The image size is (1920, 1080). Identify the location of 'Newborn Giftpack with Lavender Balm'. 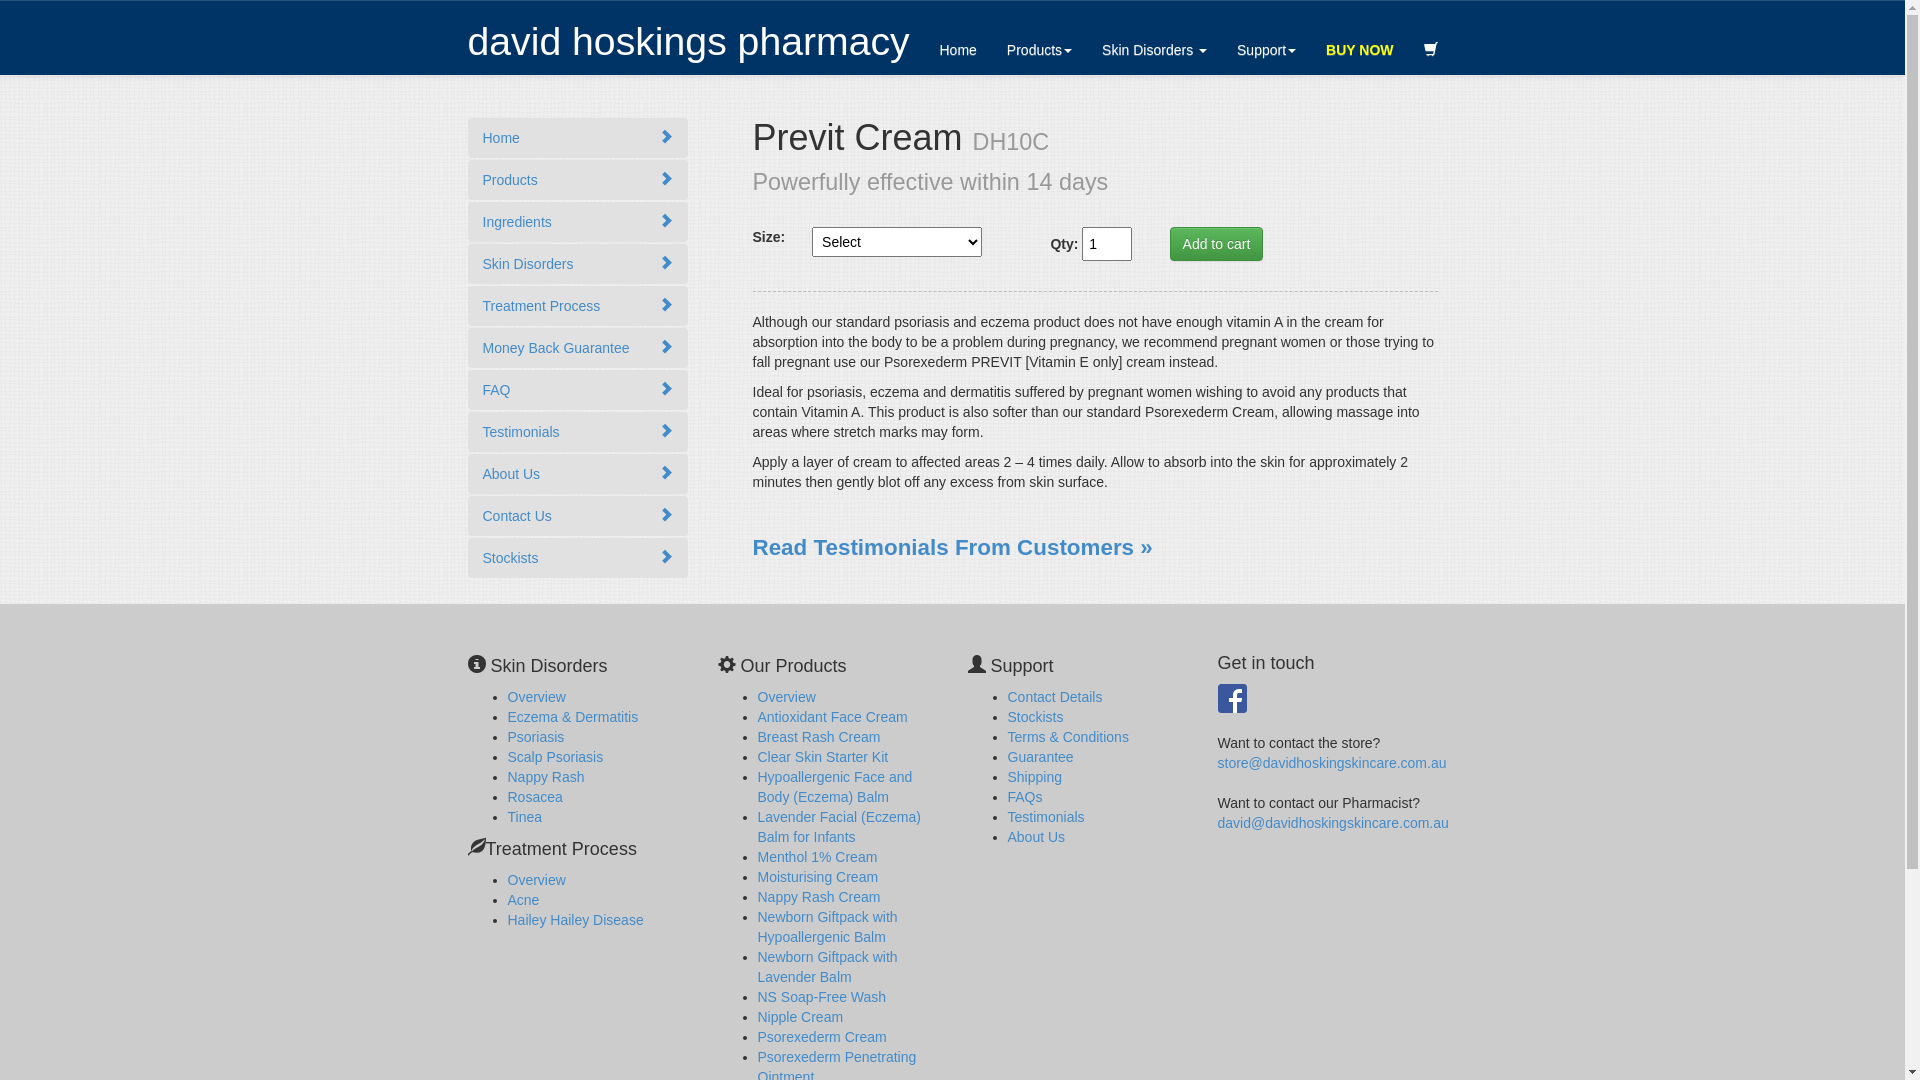
(828, 966).